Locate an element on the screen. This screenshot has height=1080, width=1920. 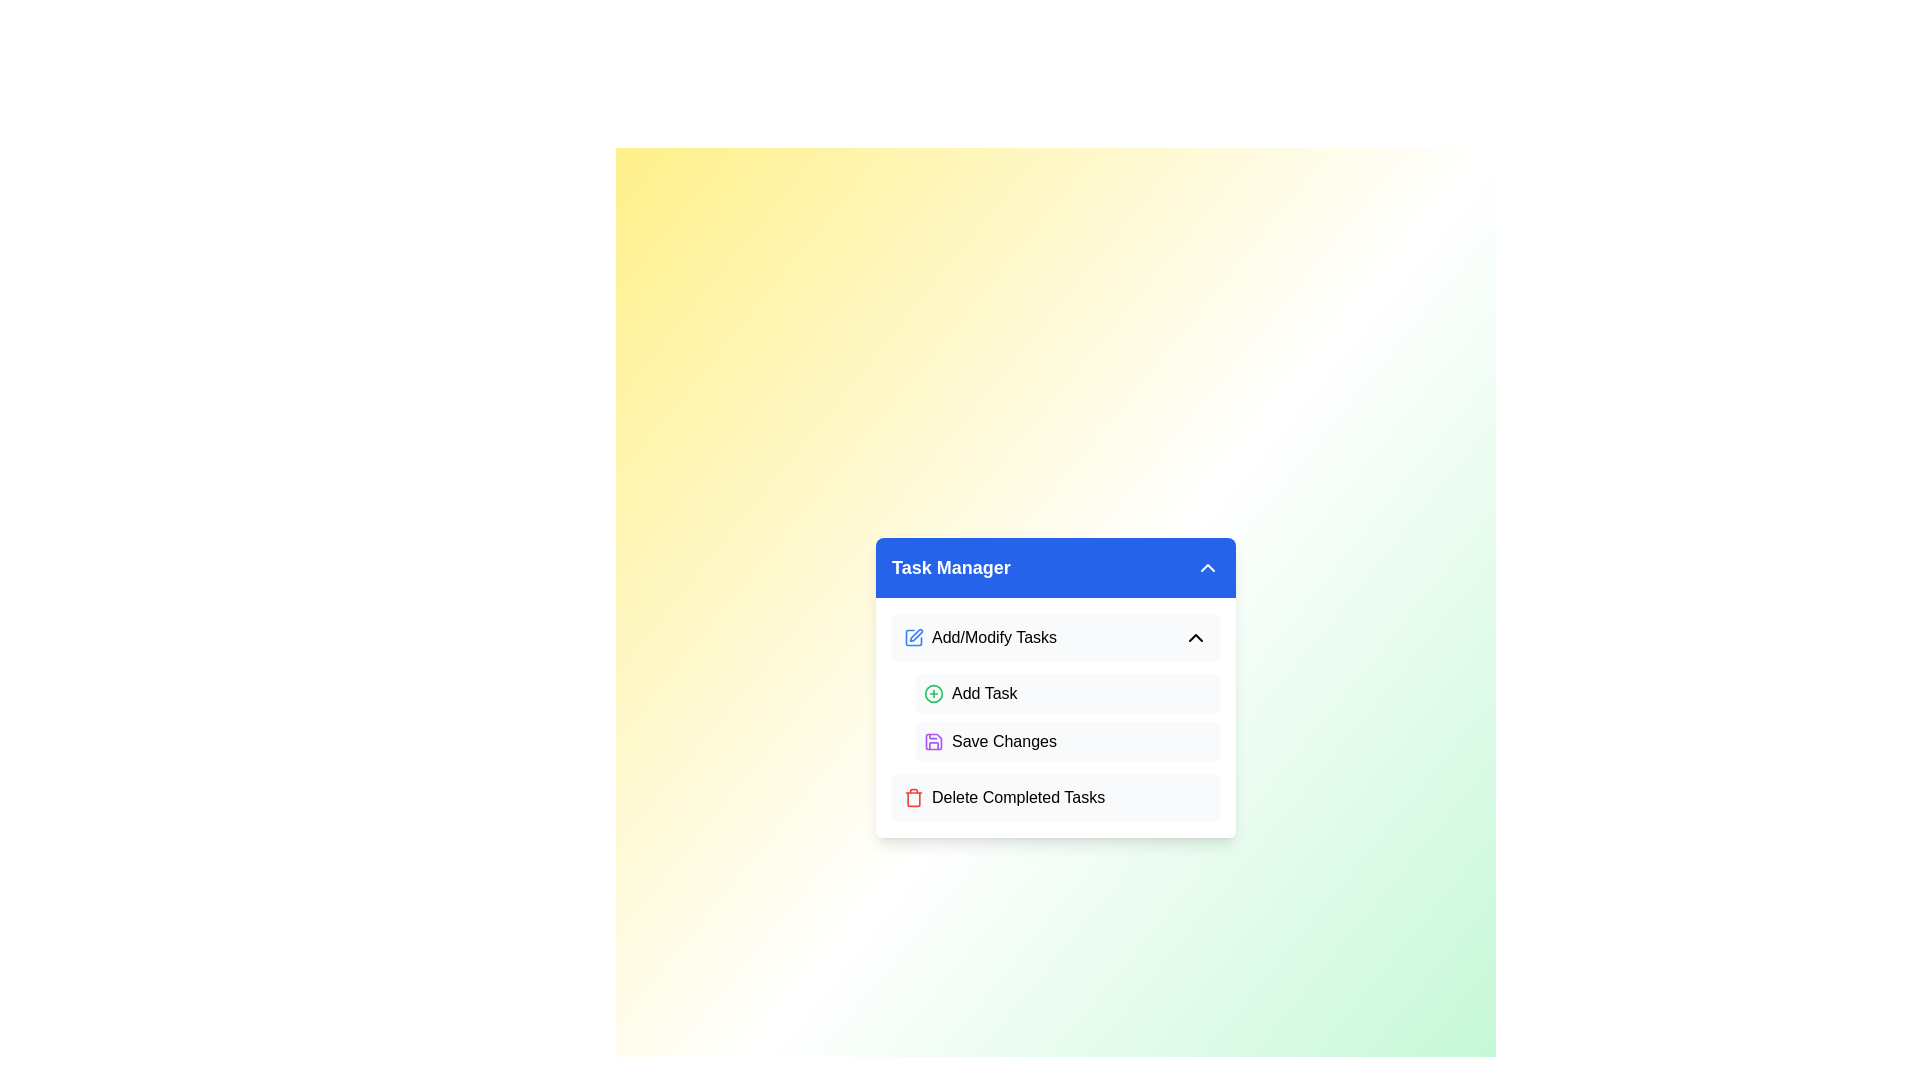
the 'Add/Modify Tasks' icon, which is a non-interactive decorative component located to the left of the label text in the 'Task Manager' section, guiding users to the task modification feature is located at coordinates (915, 635).